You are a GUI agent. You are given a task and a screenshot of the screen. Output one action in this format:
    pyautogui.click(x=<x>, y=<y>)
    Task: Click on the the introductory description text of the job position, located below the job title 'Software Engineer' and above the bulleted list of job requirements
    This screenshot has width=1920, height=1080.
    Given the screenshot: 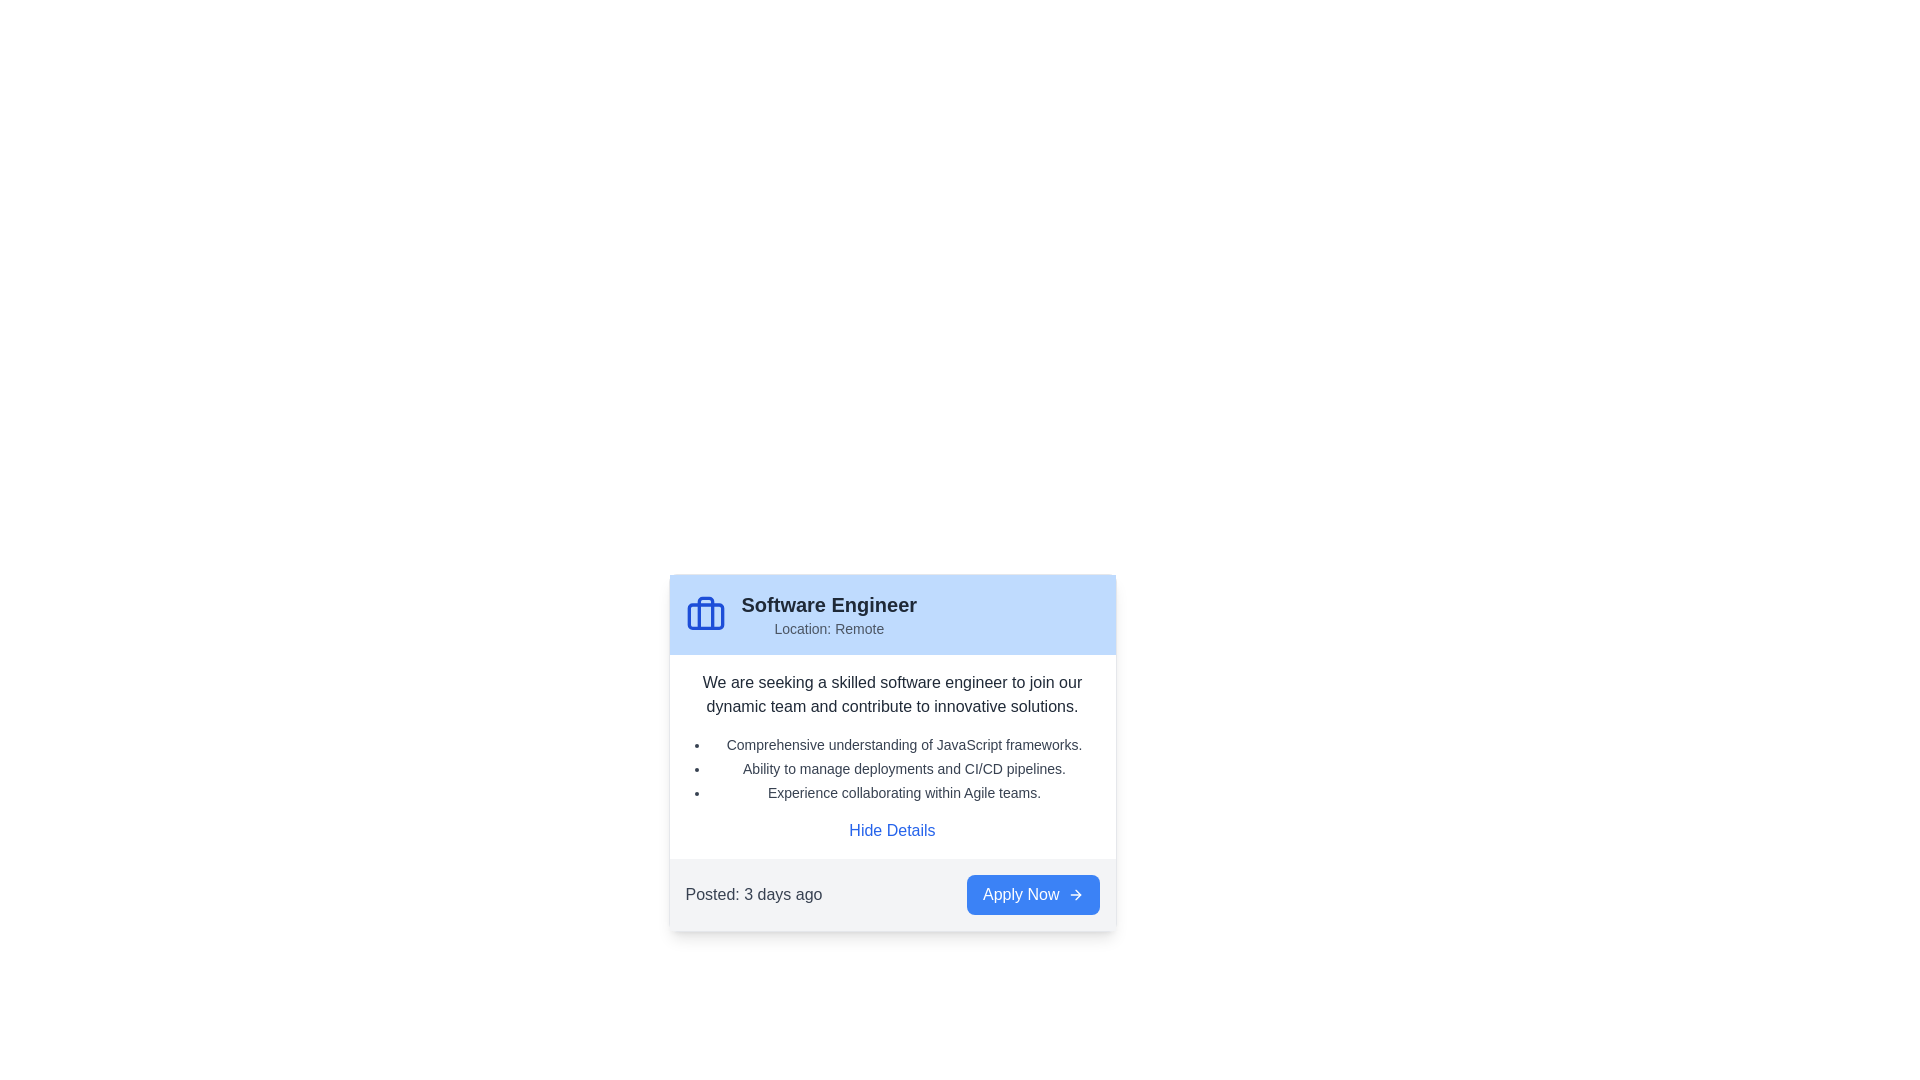 What is the action you would take?
    pyautogui.click(x=891, y=693)
    